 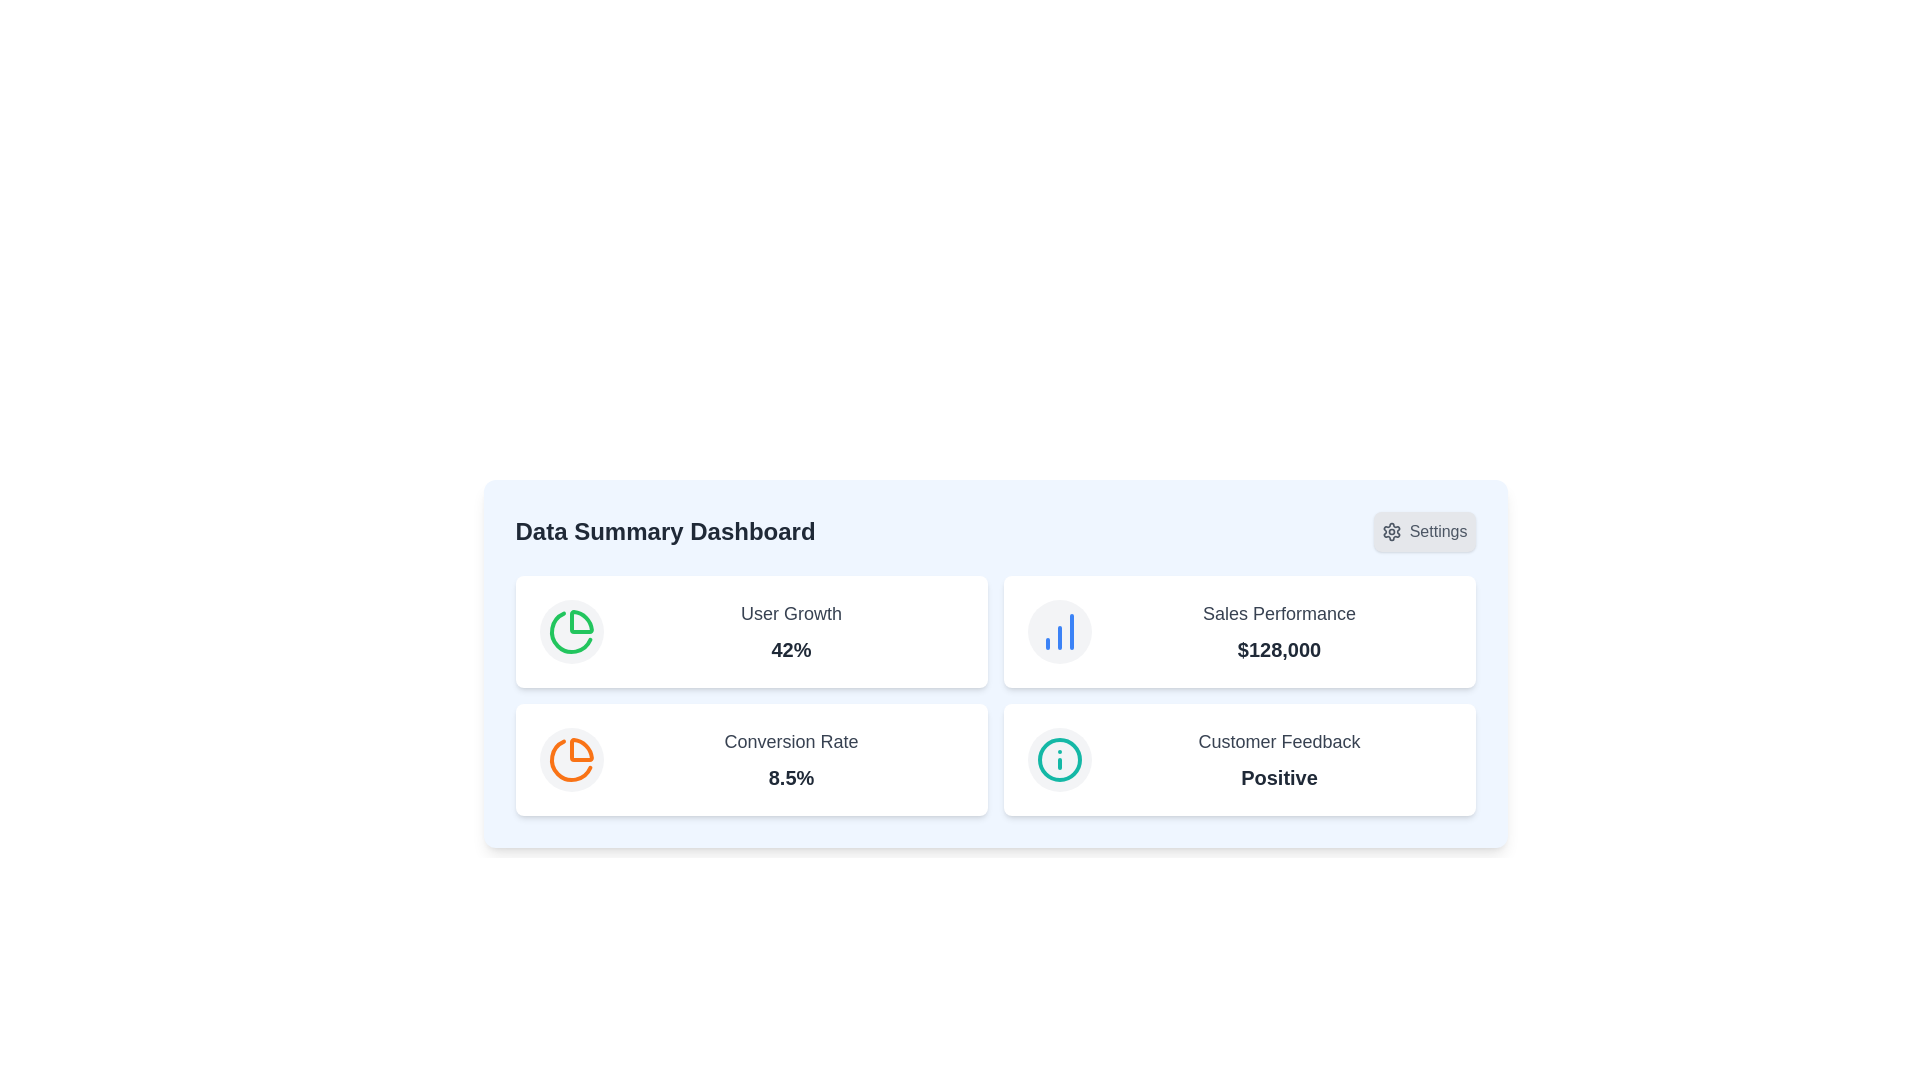 I want to click on the text label displaying 'User Growth' in bold, medium size, dark gray color, located at the top of a card within the data dashboard, so click(x=790, y=612).